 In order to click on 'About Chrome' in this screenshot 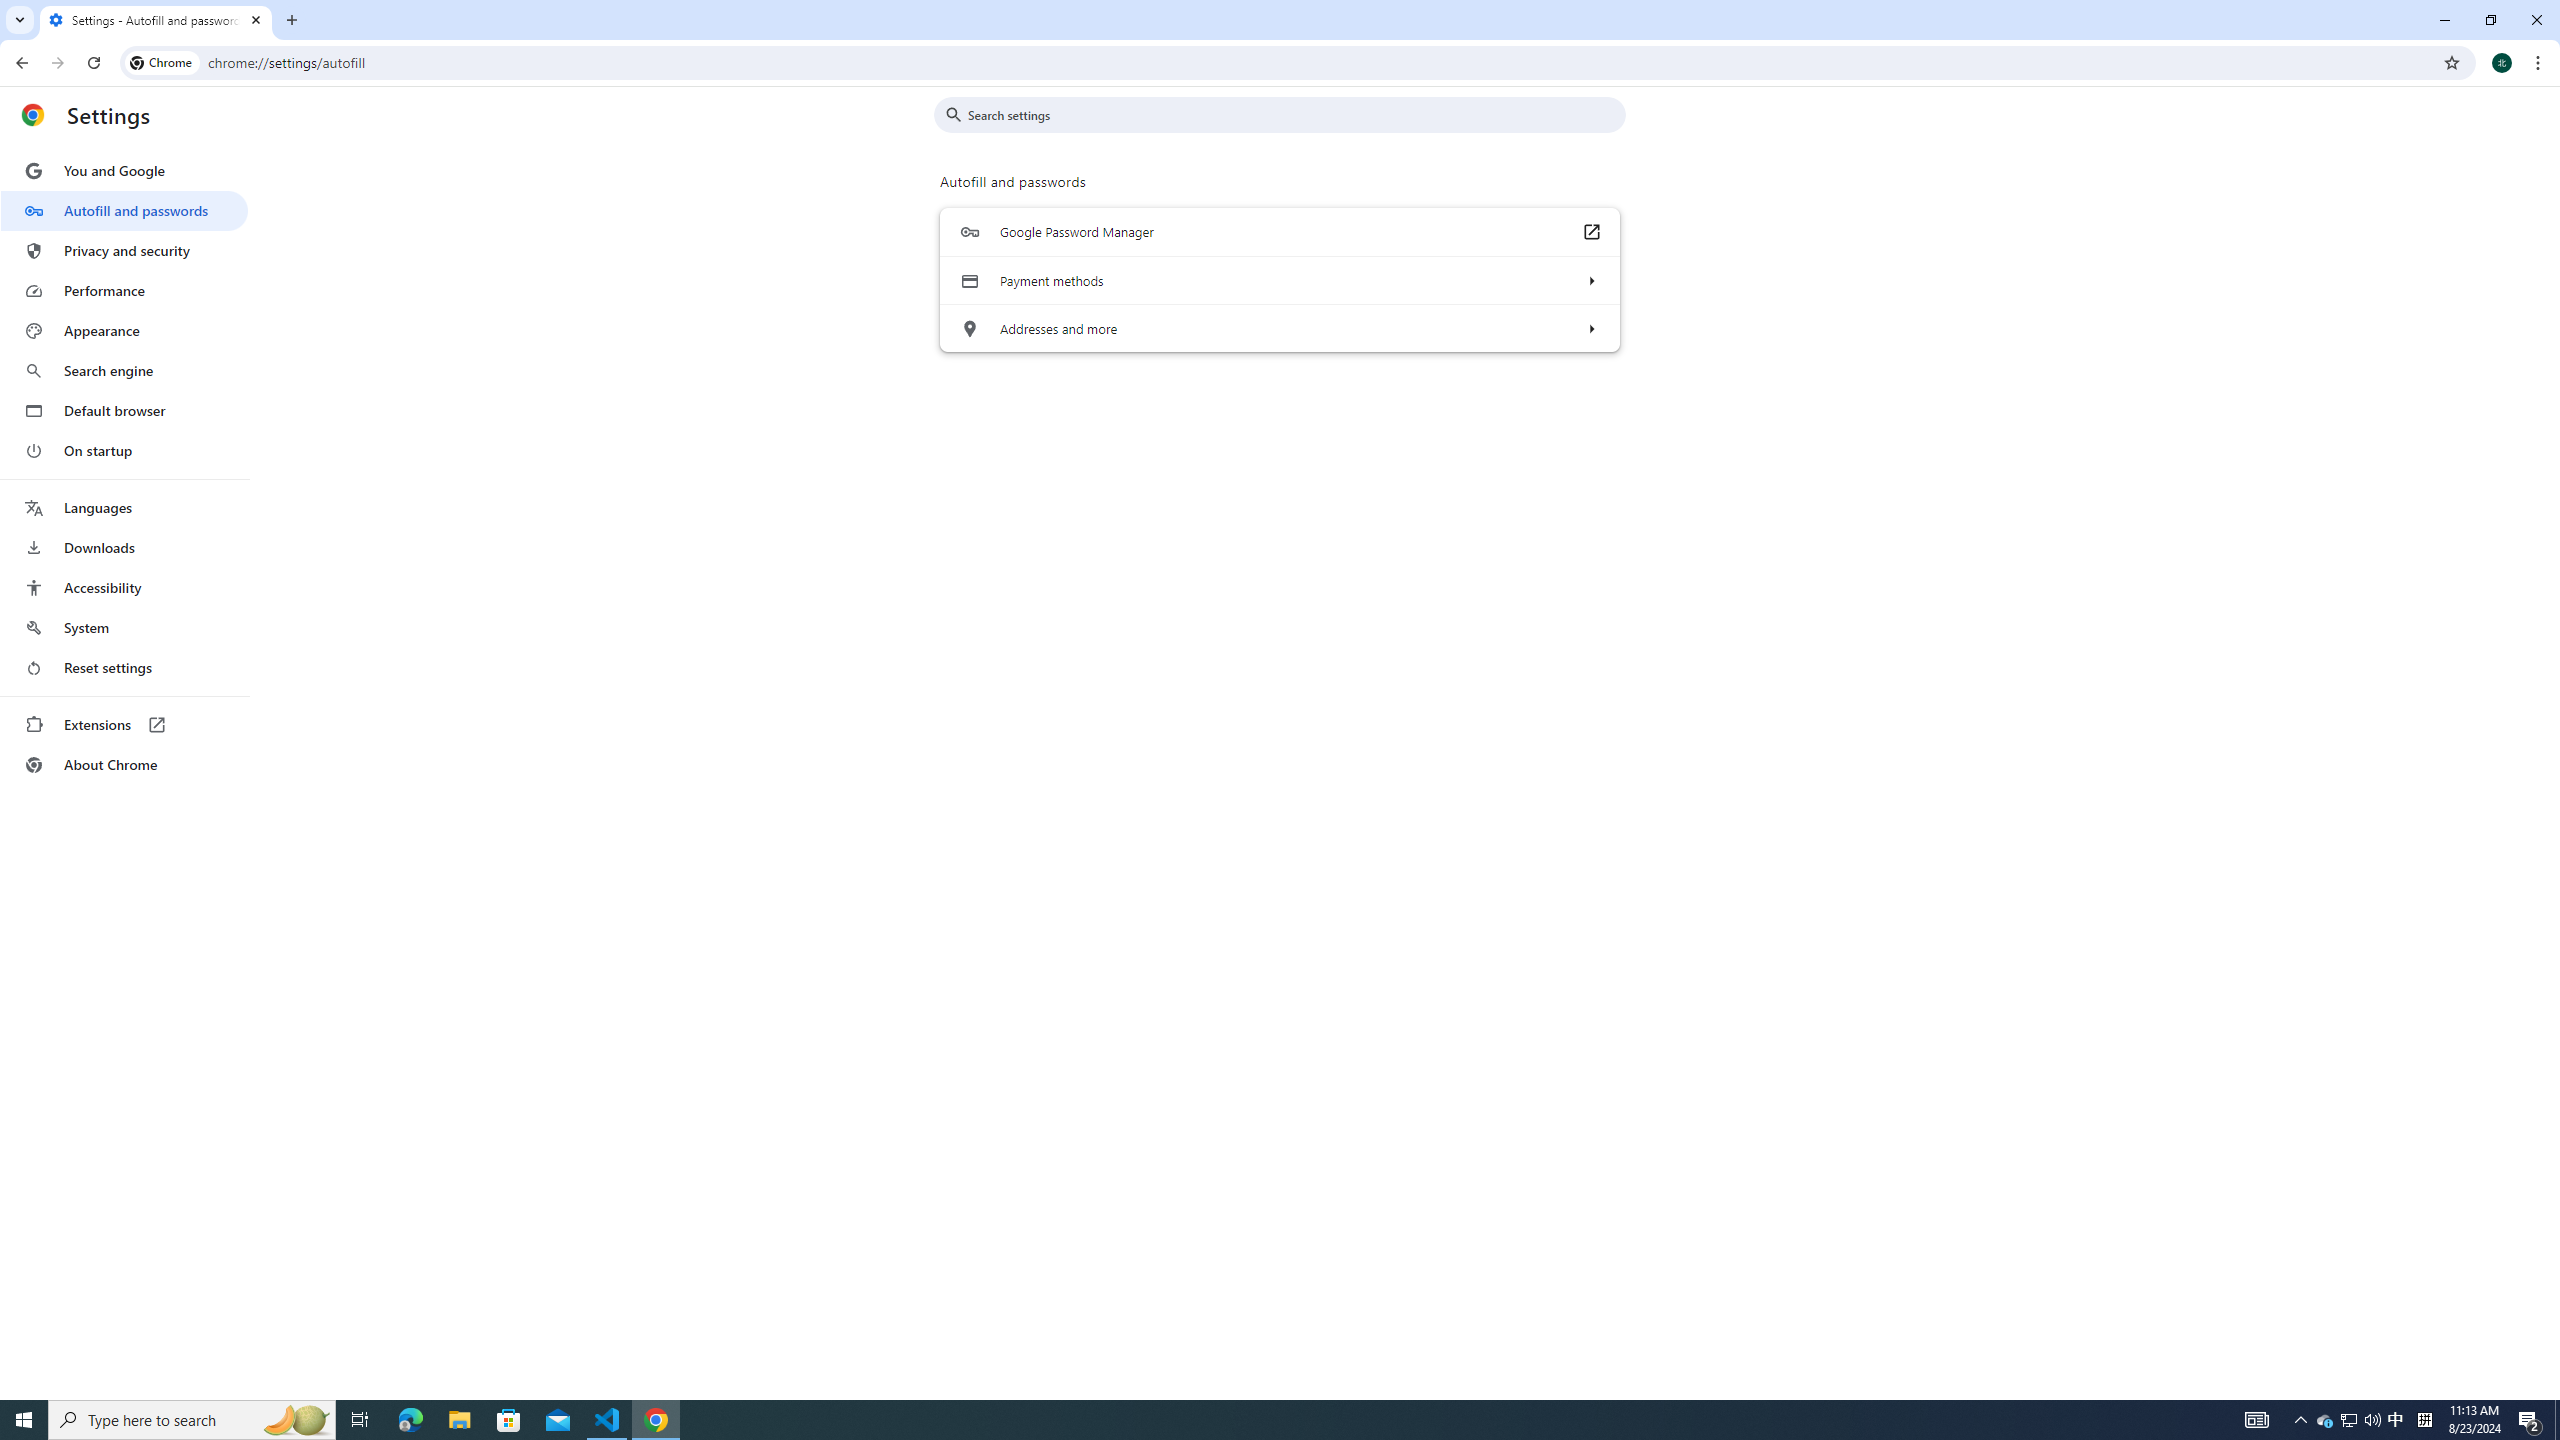, I will do `click(123, 763)`.